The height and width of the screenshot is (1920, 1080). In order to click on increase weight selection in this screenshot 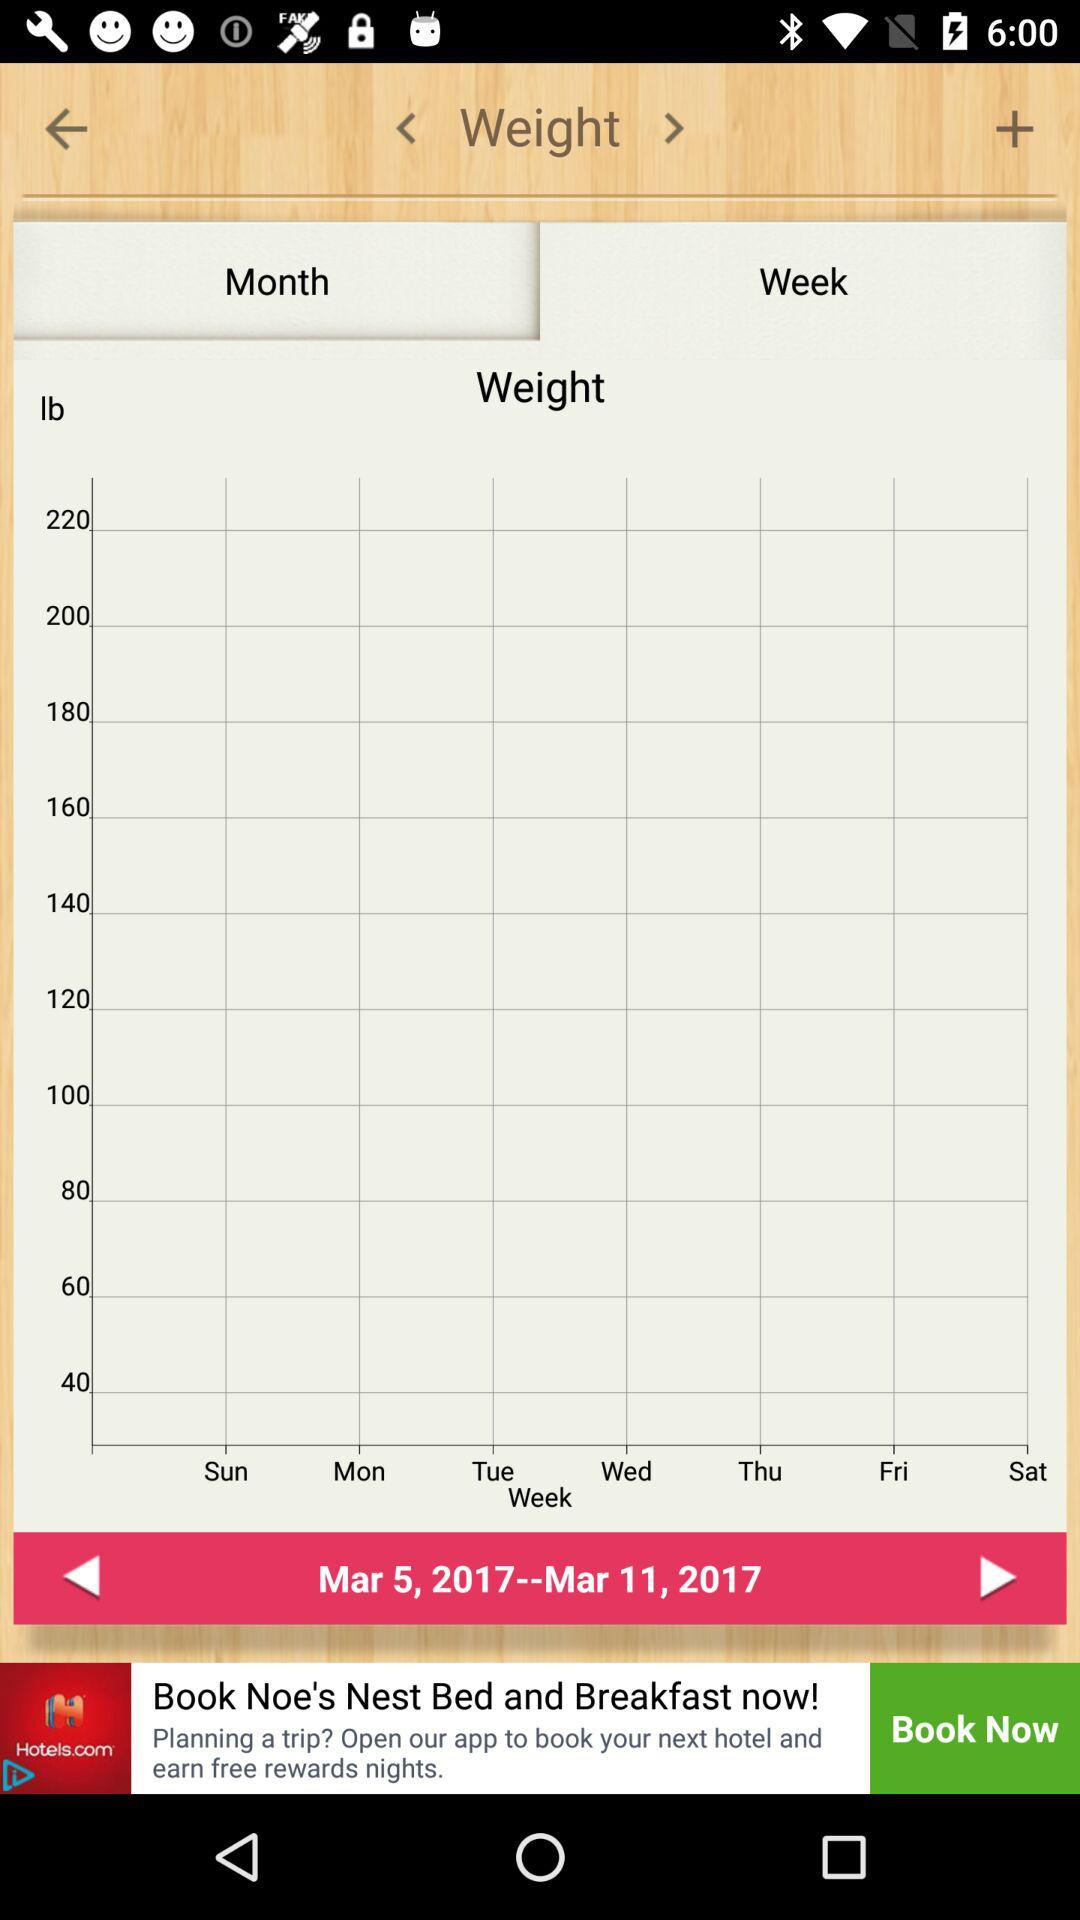, I will do `click(1014, 127)`.